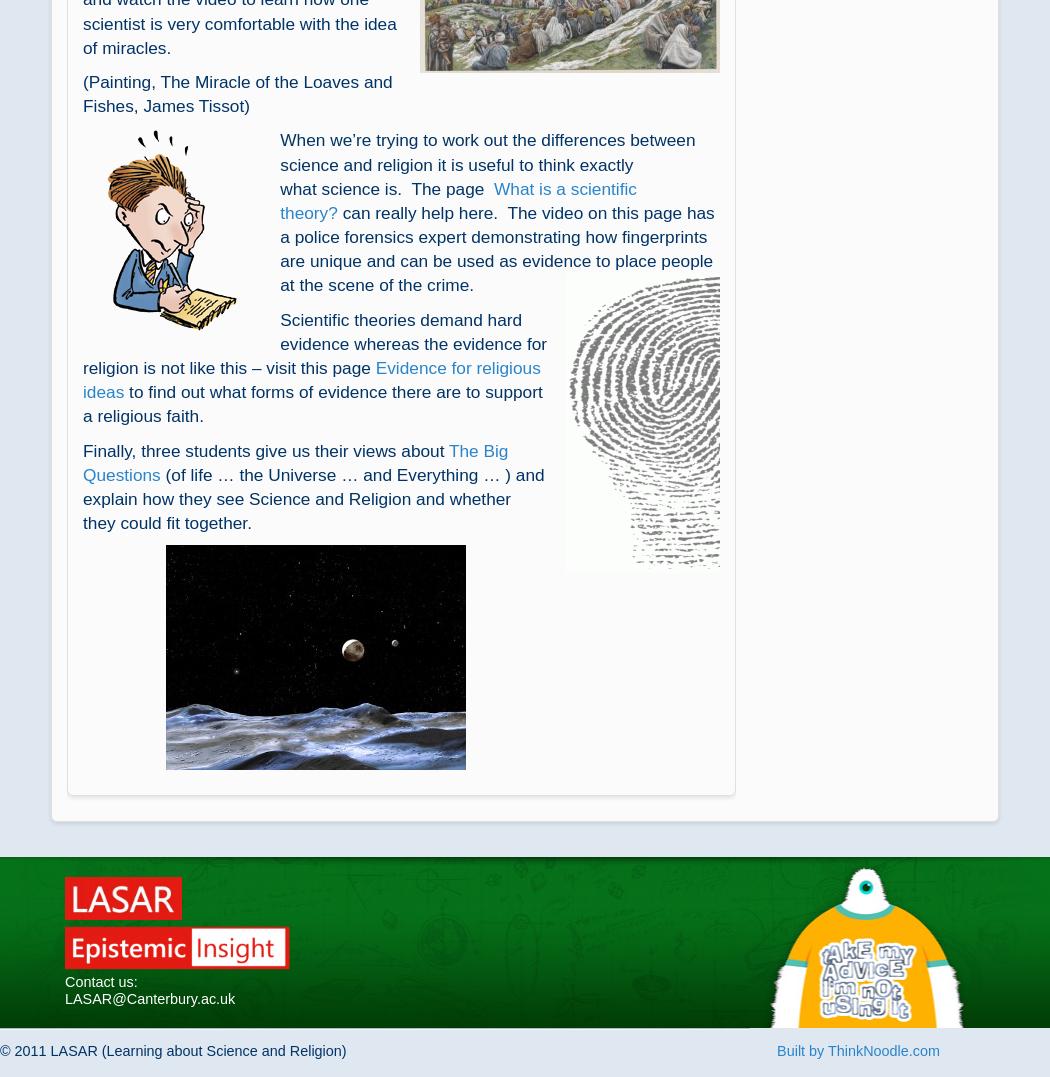 This screenshot has width=1050, height=1077. Describe the element at coordinates (458, 198) in the screenshot. I see `'What is a scientific theory?'` at that location.